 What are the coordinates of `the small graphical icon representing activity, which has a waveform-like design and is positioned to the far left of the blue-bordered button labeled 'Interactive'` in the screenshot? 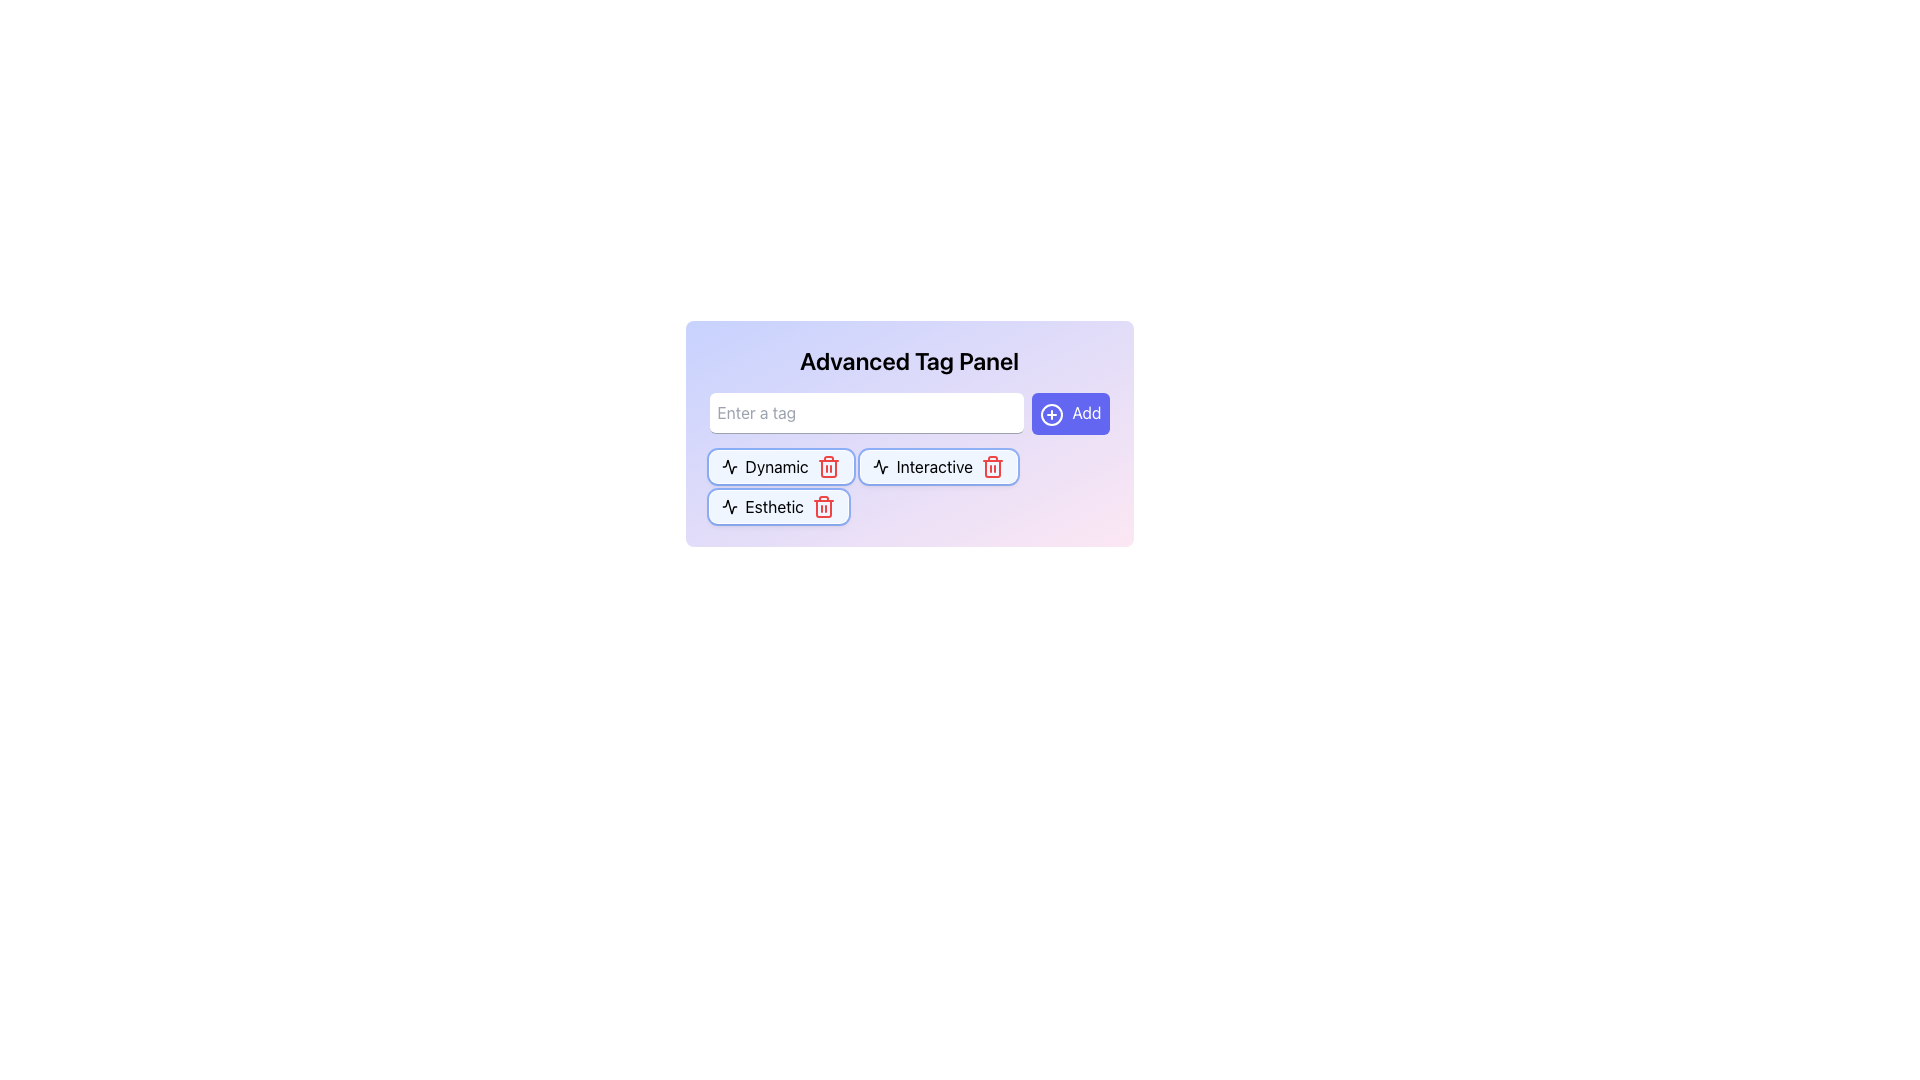 It's located at (880, 466).